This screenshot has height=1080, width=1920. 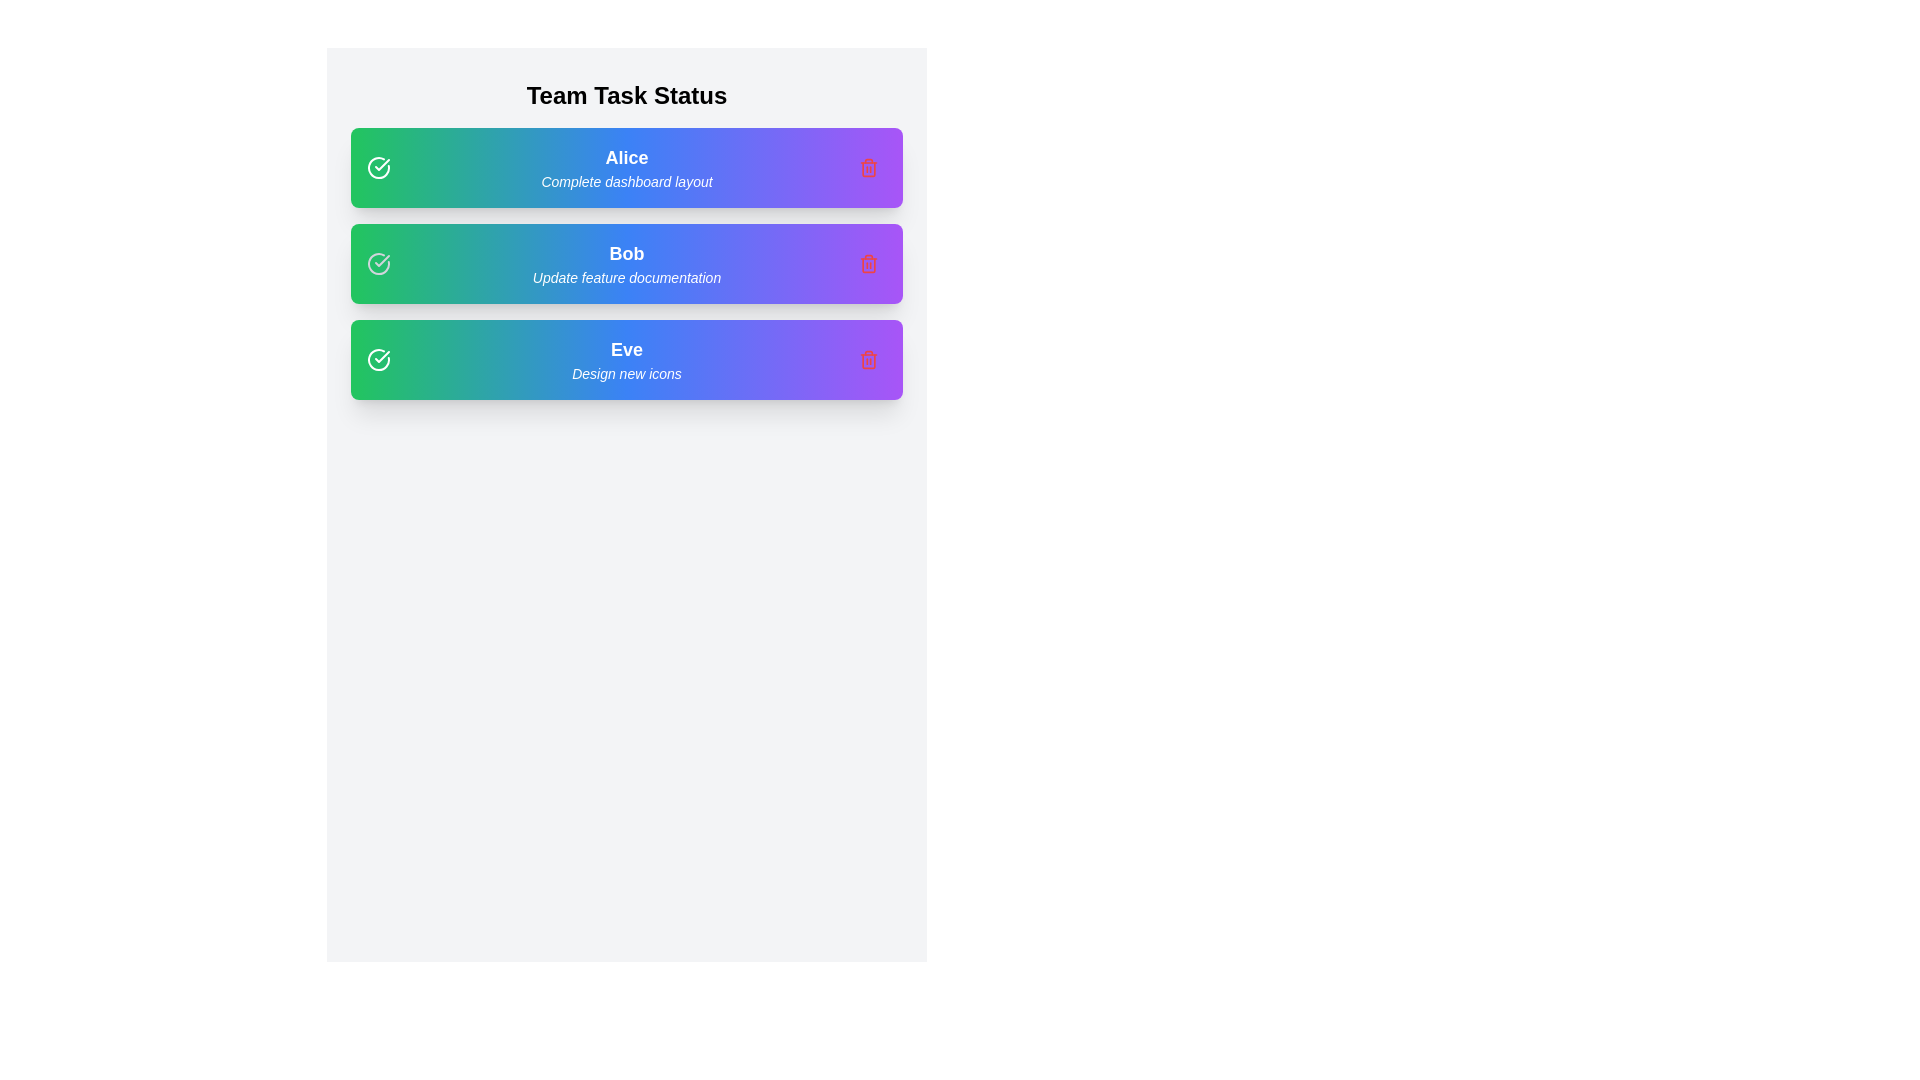 I want to click on the checkmark icon to toggle the completion status of the task, so click(x=379, y=167).